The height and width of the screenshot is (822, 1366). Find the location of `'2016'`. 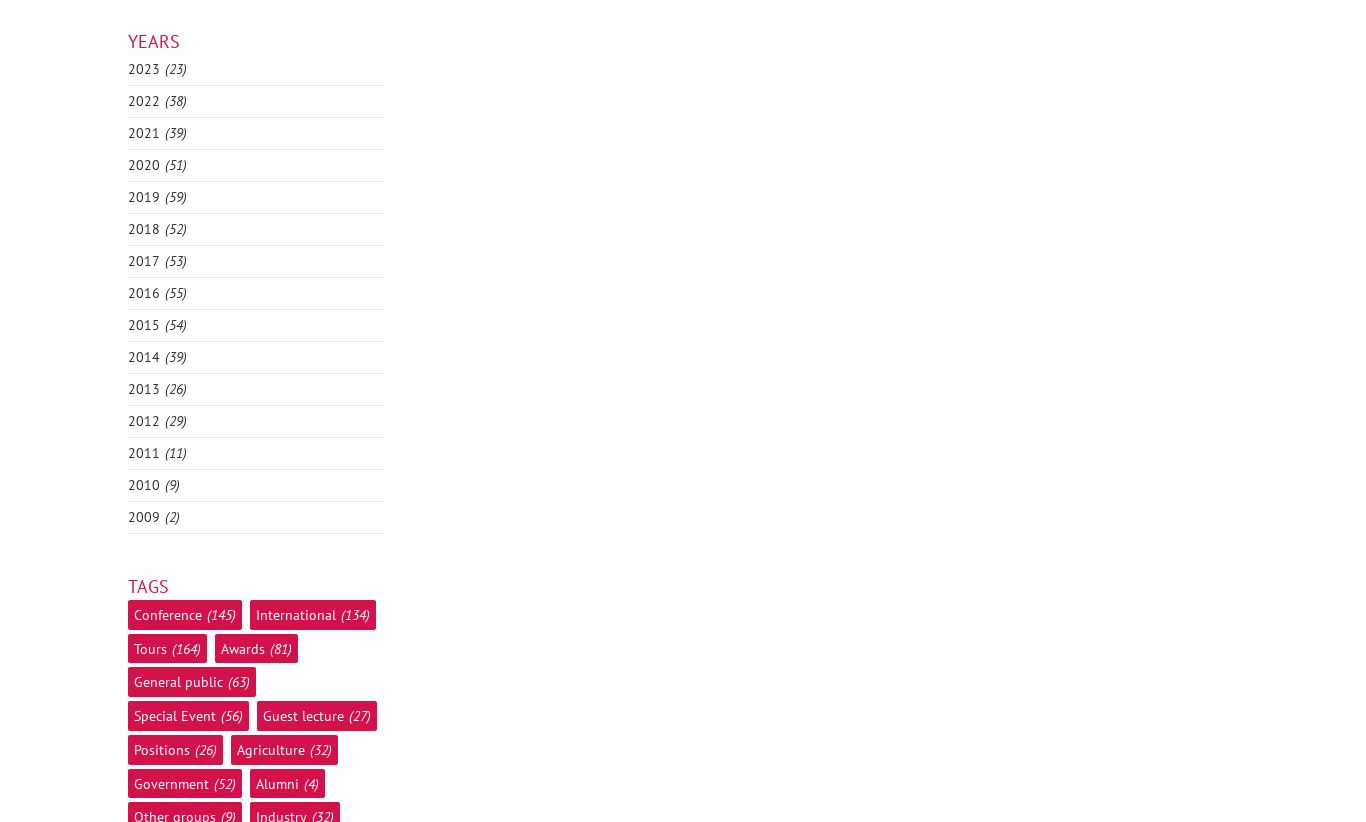

'2016' is located at coordinates (142, 292).